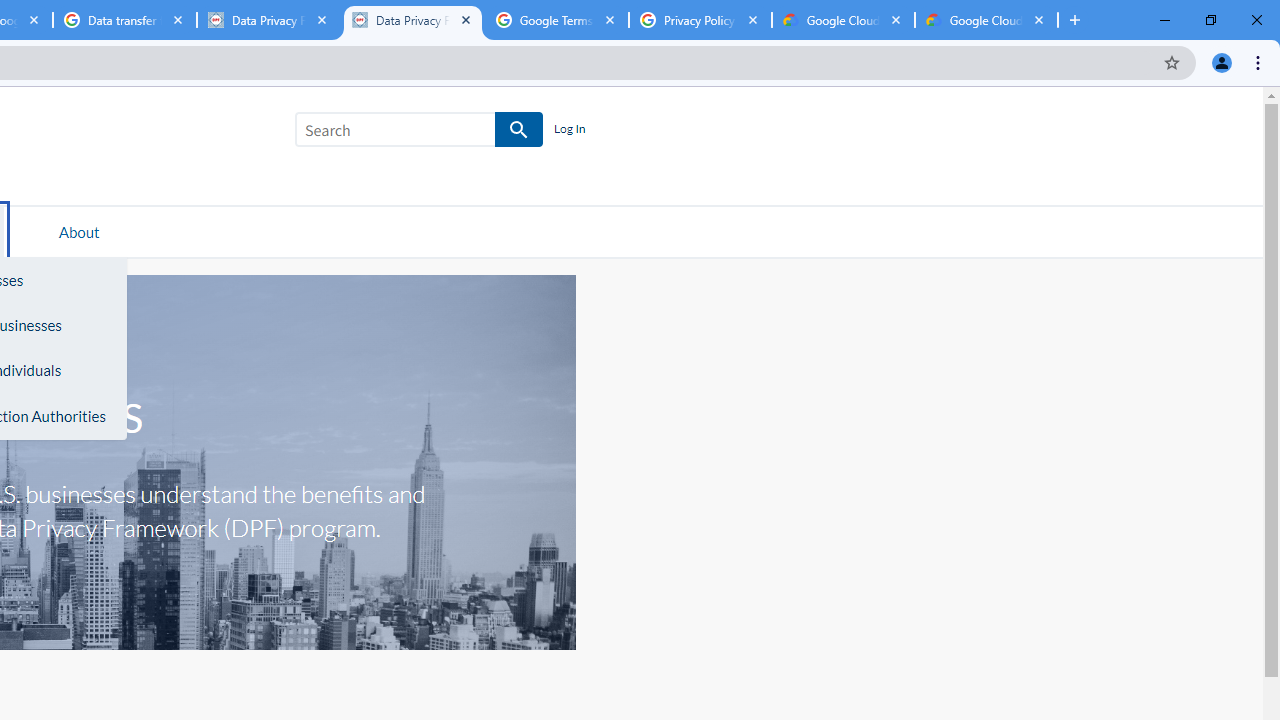  I want to click on 'Data Privacy Framework', so click(267, 20).